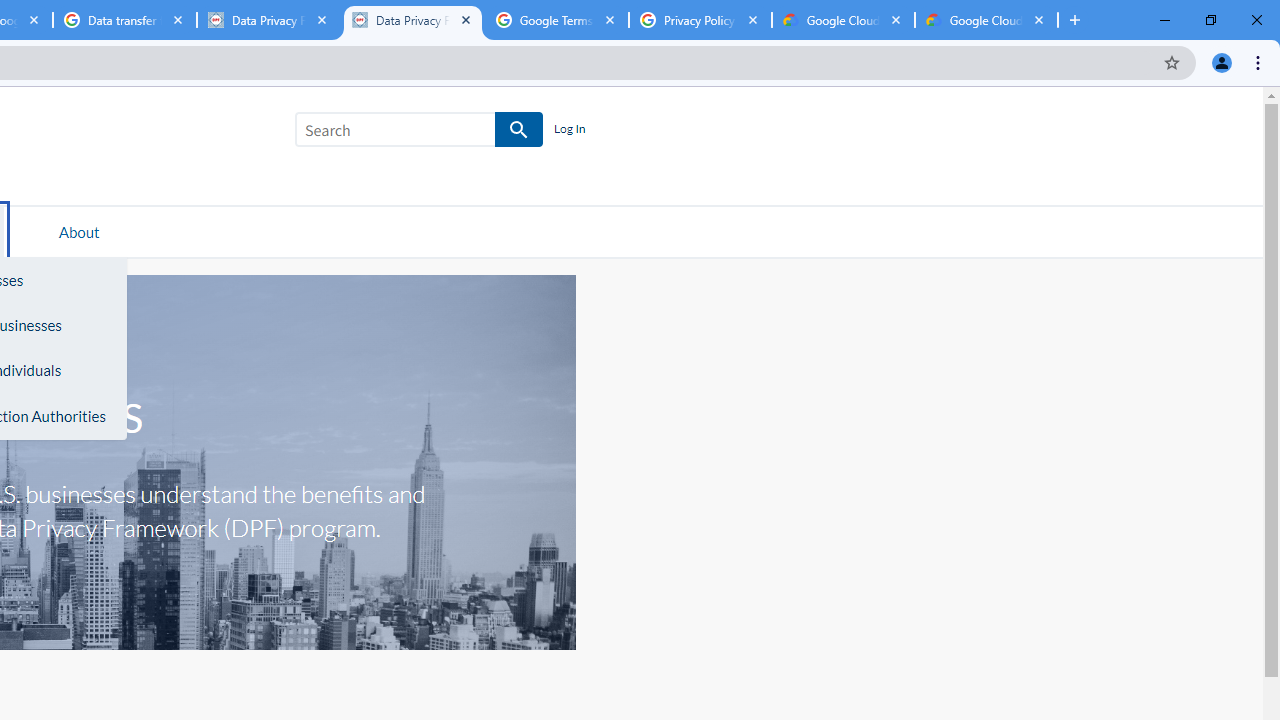  I want to click on 'Data Privacy Framework', so click(267, 20).